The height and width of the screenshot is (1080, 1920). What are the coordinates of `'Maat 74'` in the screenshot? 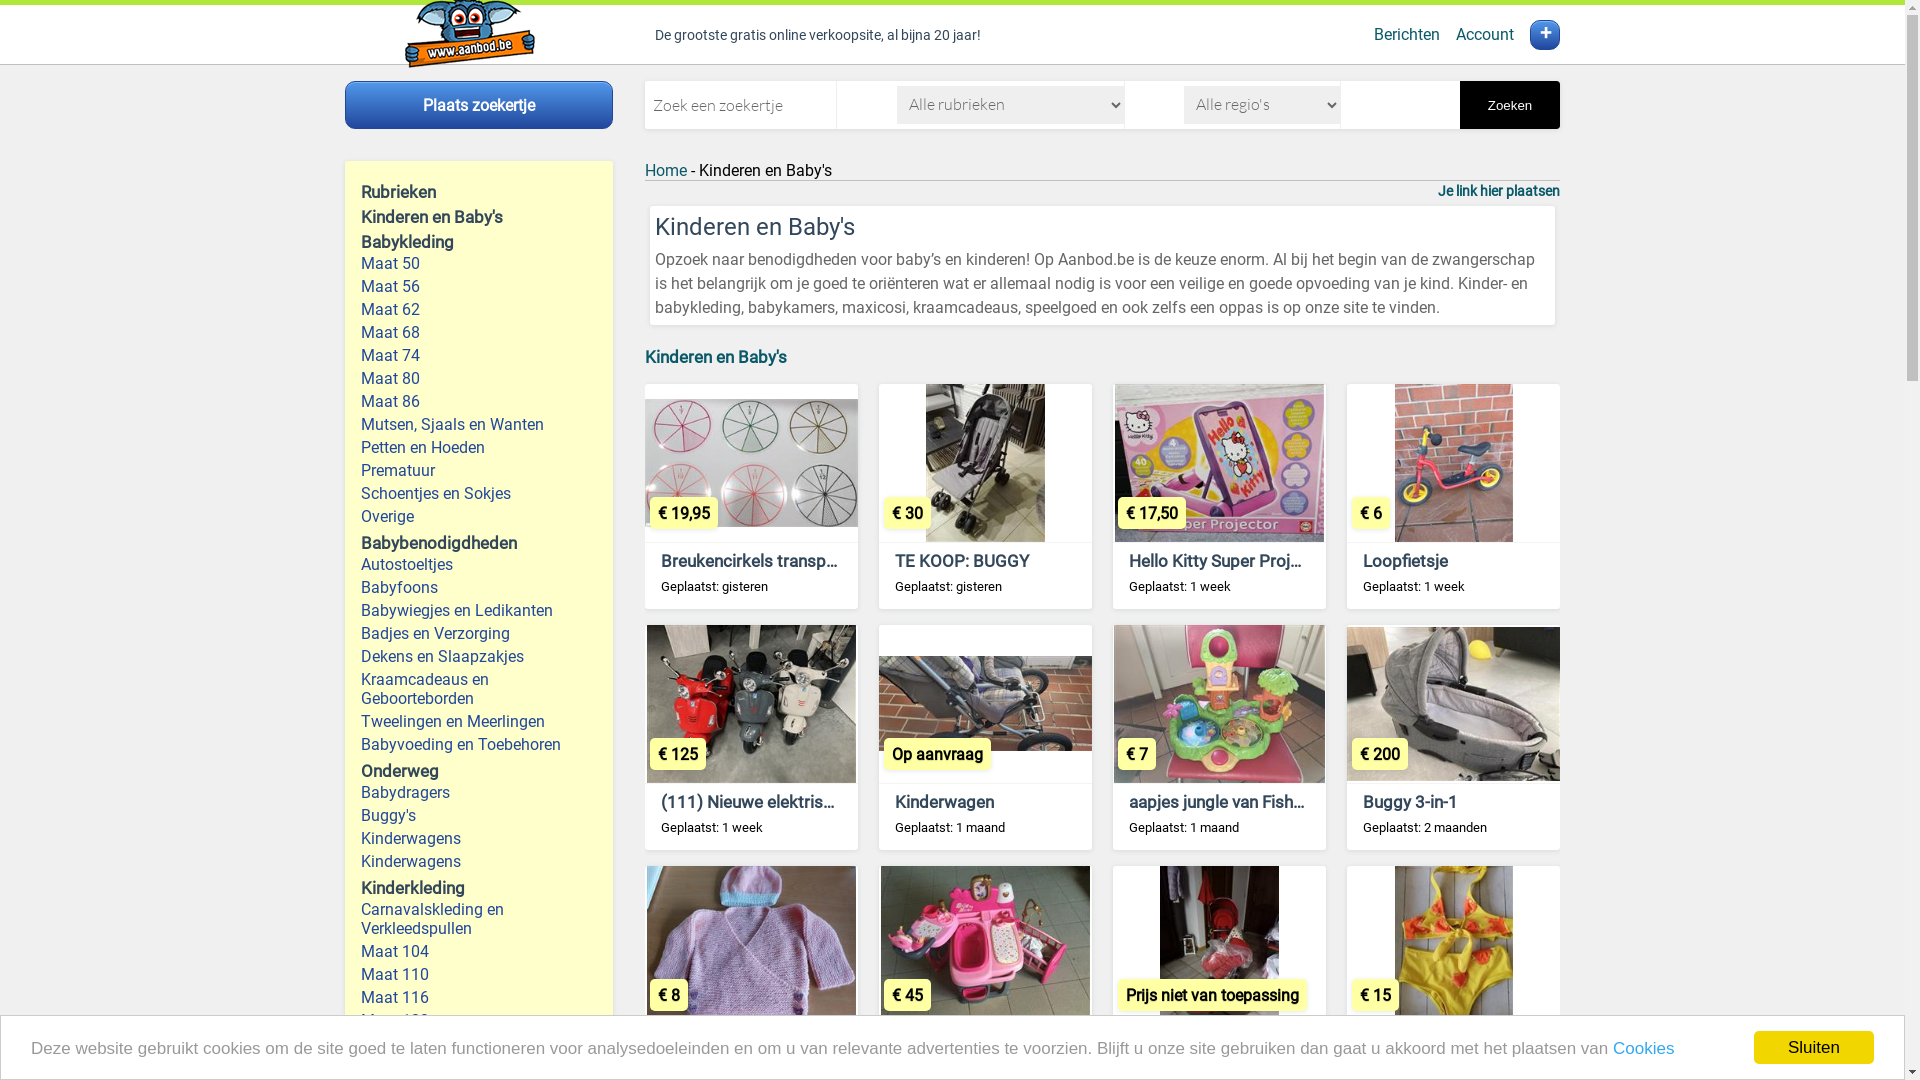 It's located at (478, 354).